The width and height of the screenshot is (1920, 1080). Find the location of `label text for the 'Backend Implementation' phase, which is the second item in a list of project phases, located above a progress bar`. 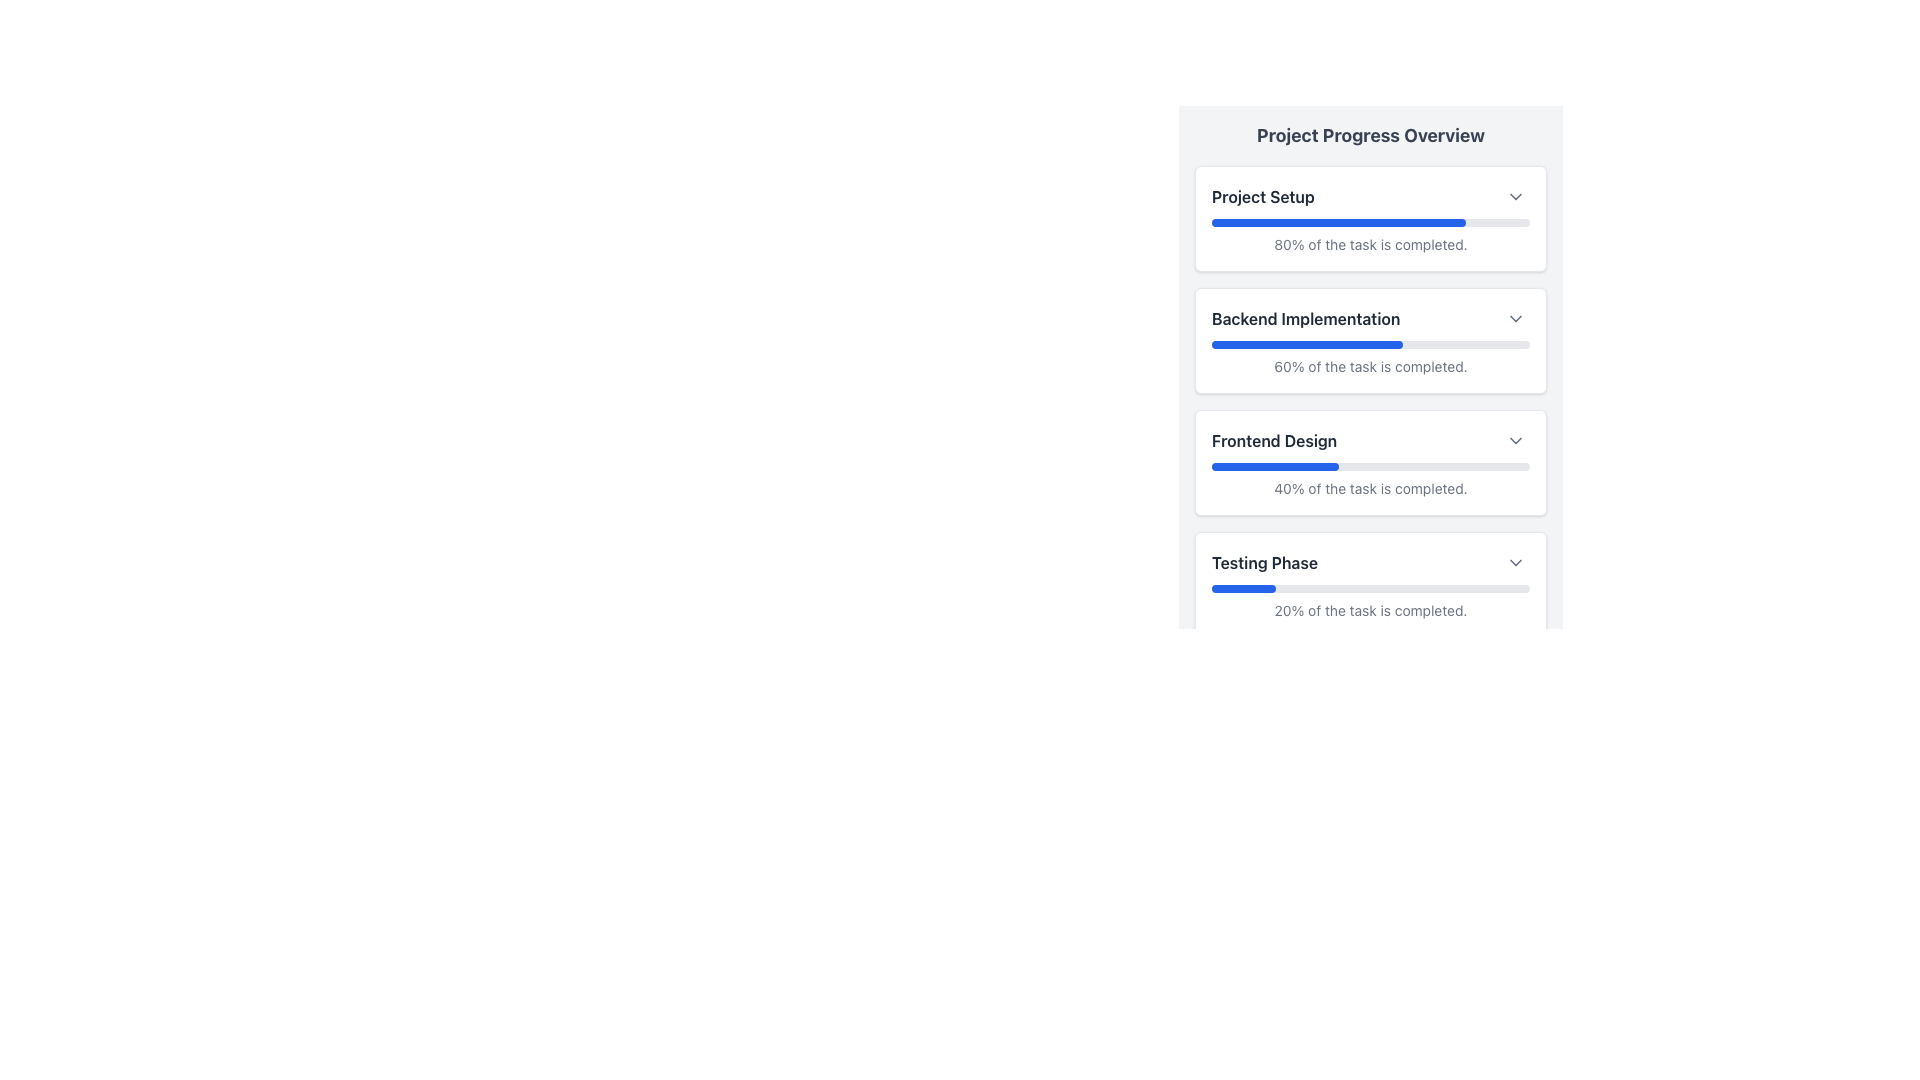

label text for the 'Backend Implementation' phase, which is the second item in a list of project phases, located above a progress bar is located at coordinates (1370, 318).